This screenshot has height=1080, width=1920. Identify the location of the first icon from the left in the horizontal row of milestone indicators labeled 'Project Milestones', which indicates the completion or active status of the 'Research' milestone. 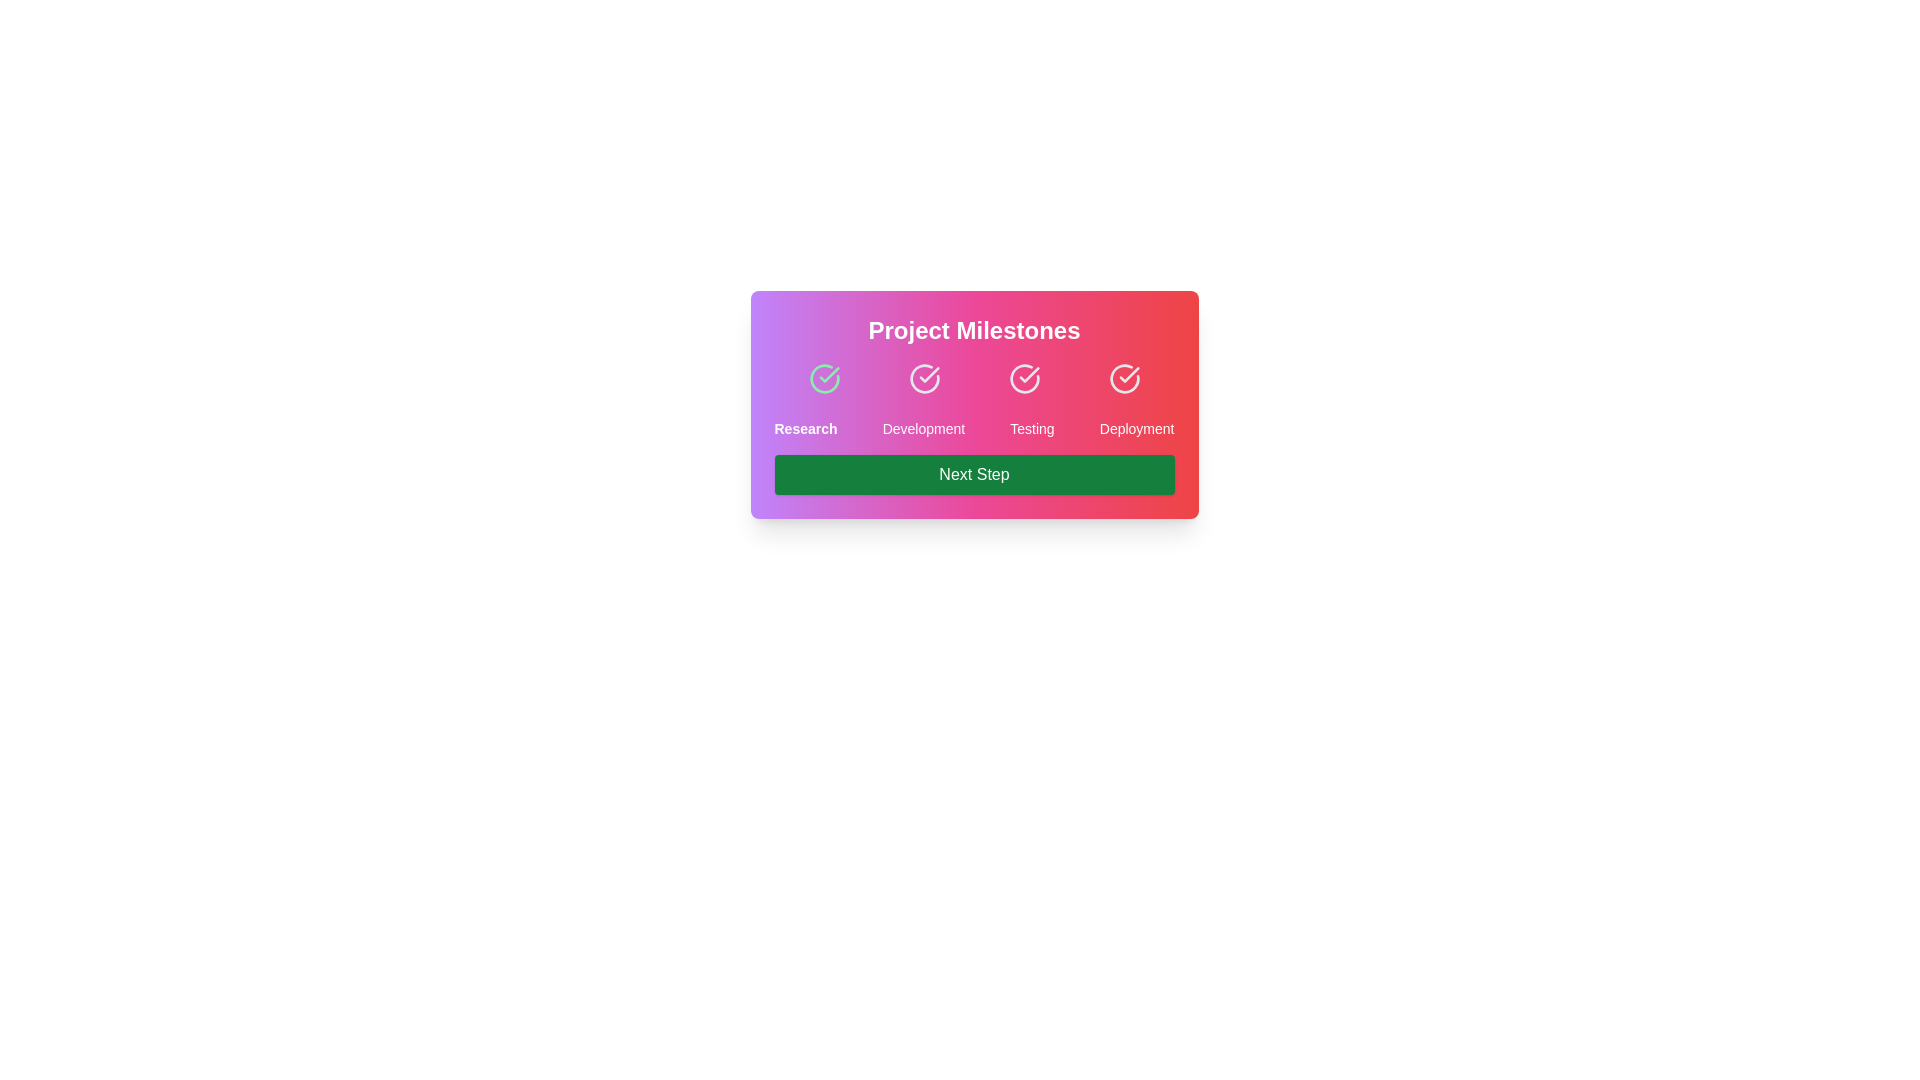
(824, 378).